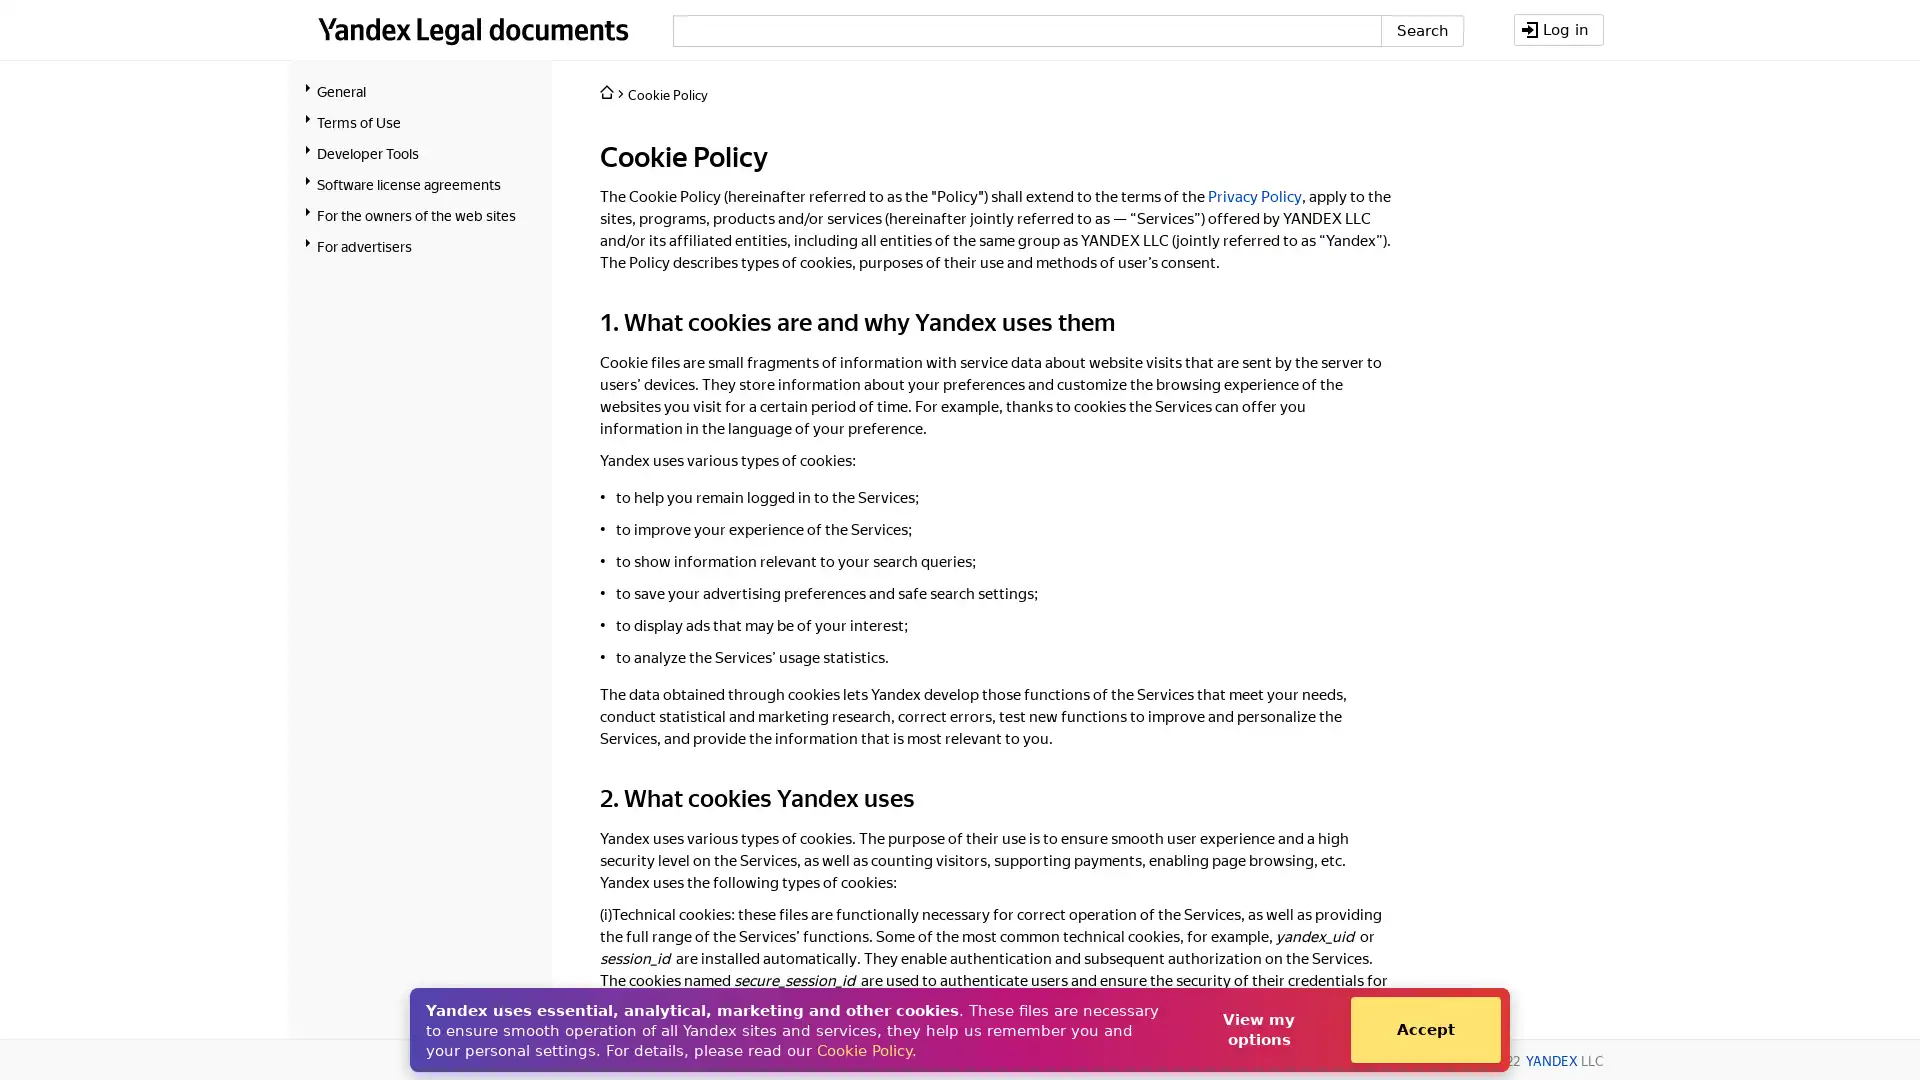  Describe the element at coordinates (419, 244) in the screenshot. I see `For advertisers` at that location.